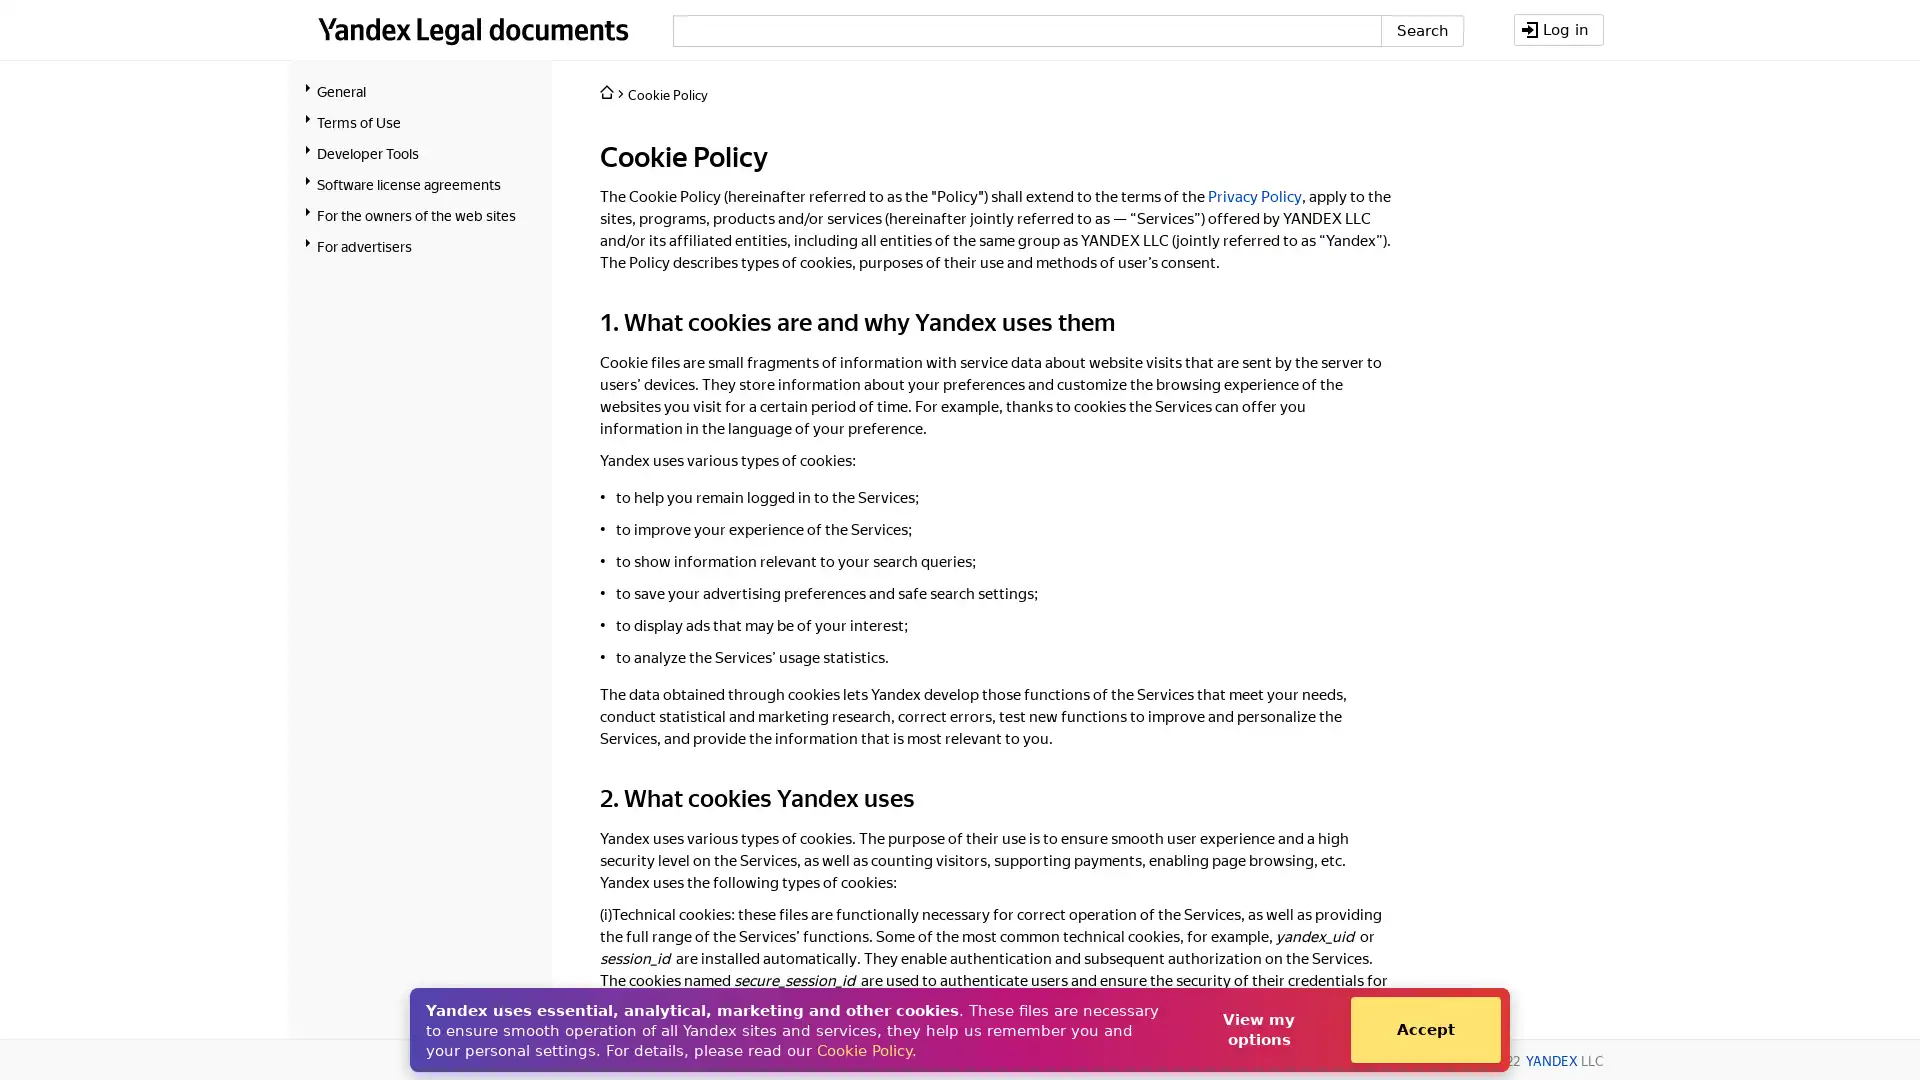  Describe the element at coordinates (419, 244) in the screenshot. I see `For advertisers` at that location.